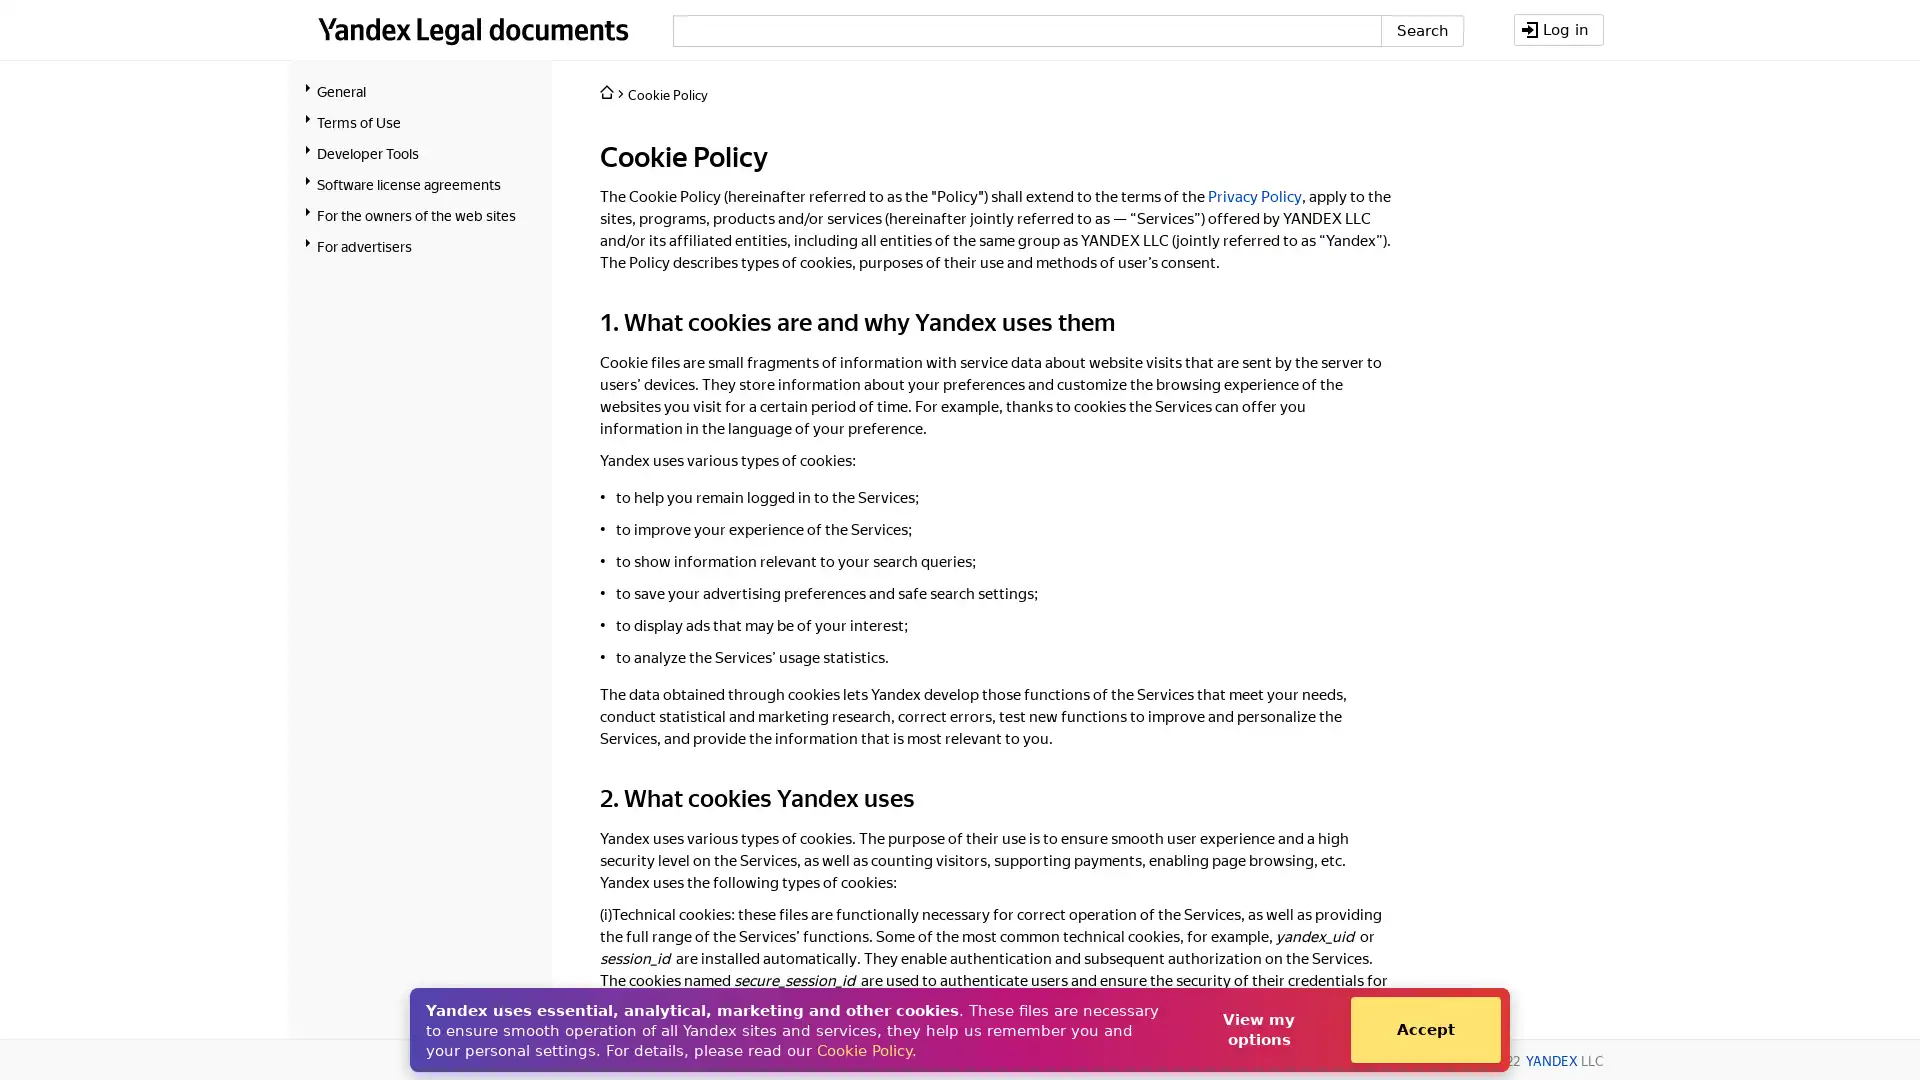  Describe the element at coordinates (419, 244) in the screenshot. I see `For advertisers` at that location.